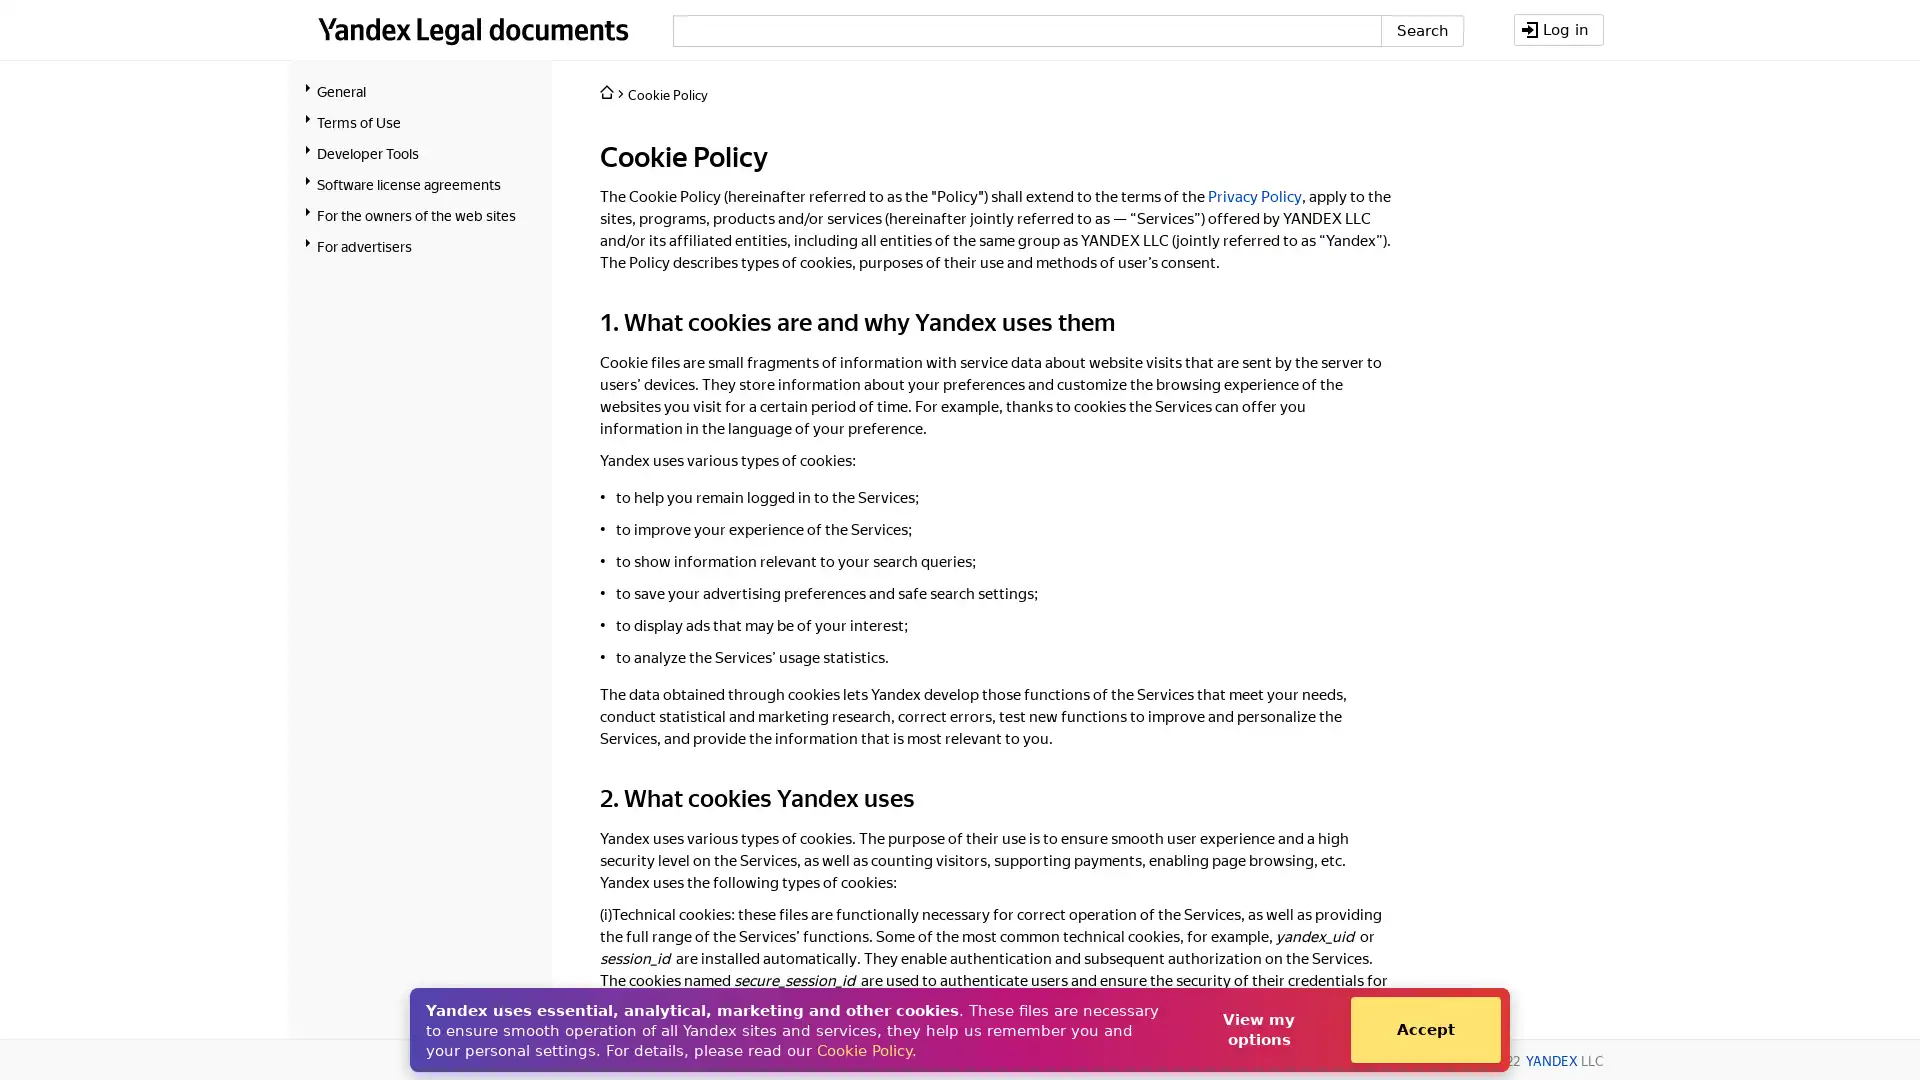  Describe the element at coordinates (419, 244) in the screenshot. I see `For advertisers` at that location.